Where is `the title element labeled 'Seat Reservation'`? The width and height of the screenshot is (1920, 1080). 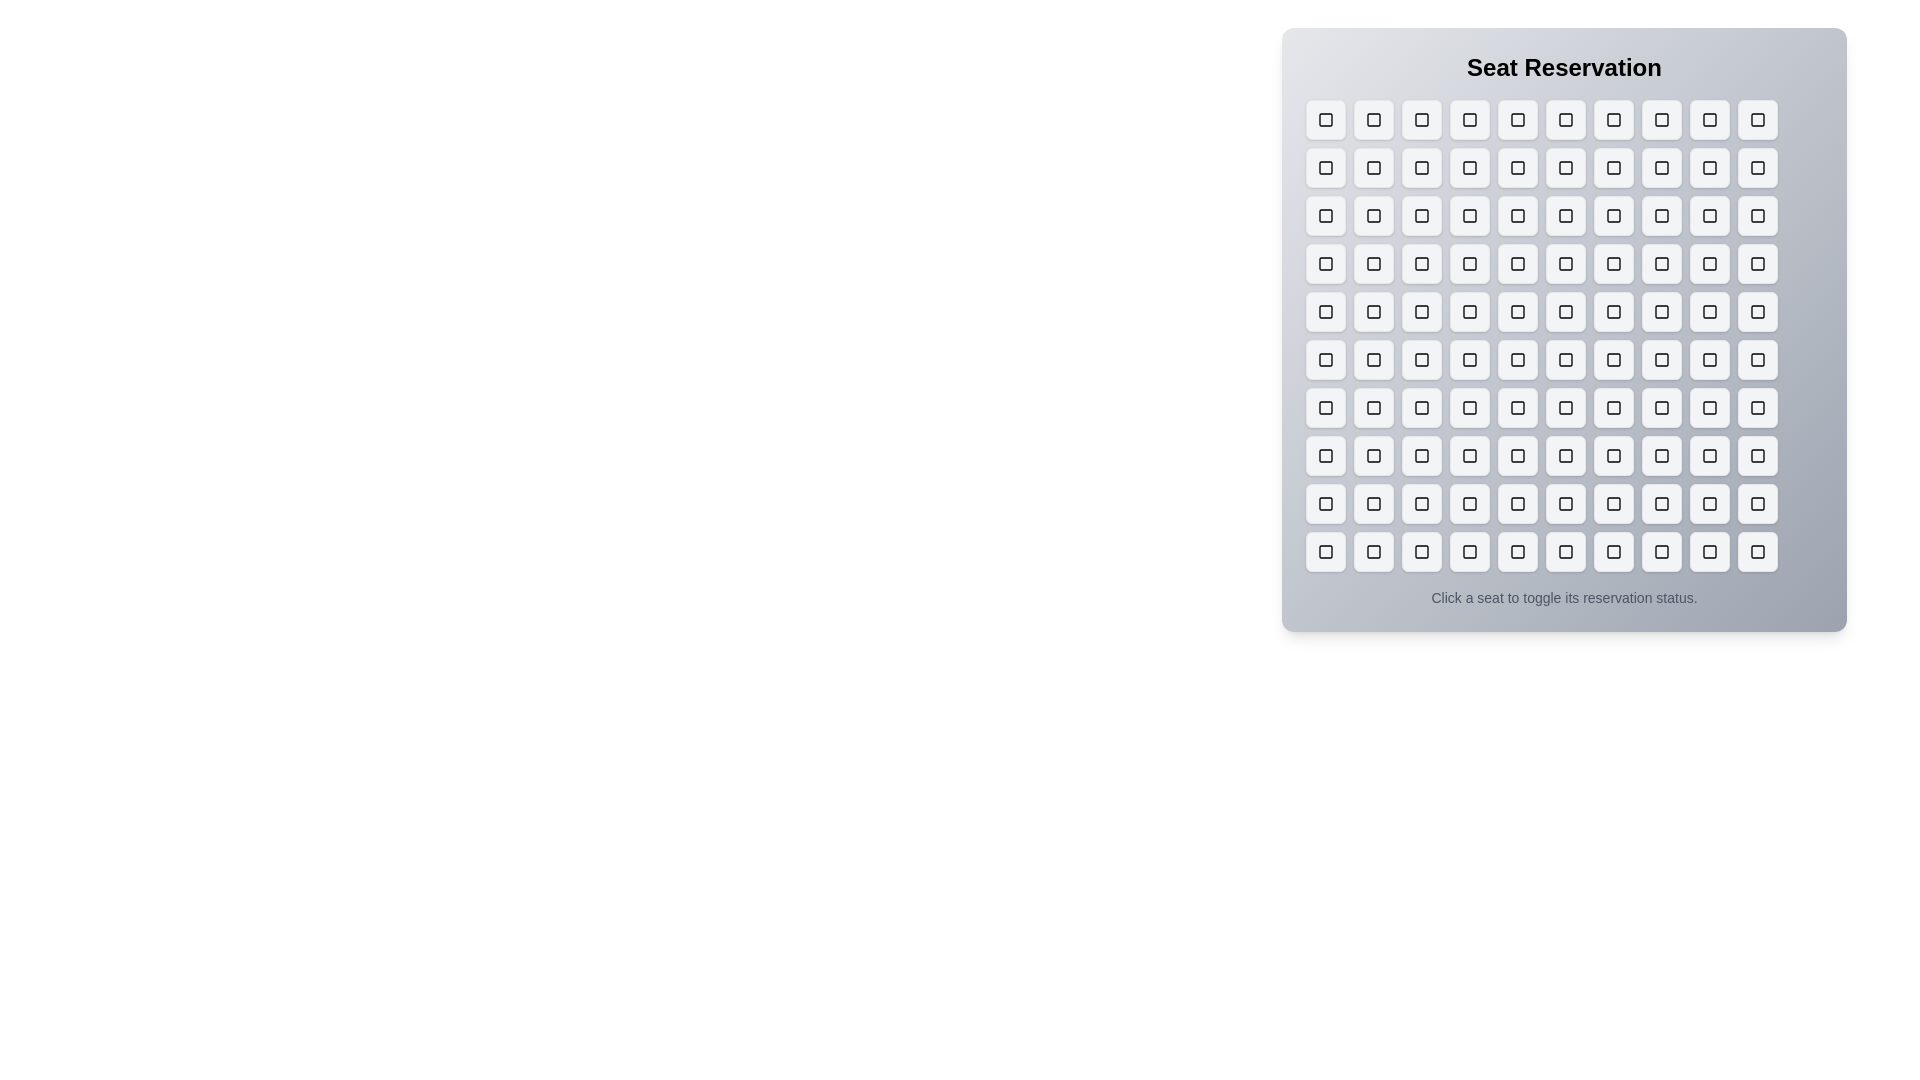 the title element labeled 'Seat Reservation' is located at coordinates (1563, 67).